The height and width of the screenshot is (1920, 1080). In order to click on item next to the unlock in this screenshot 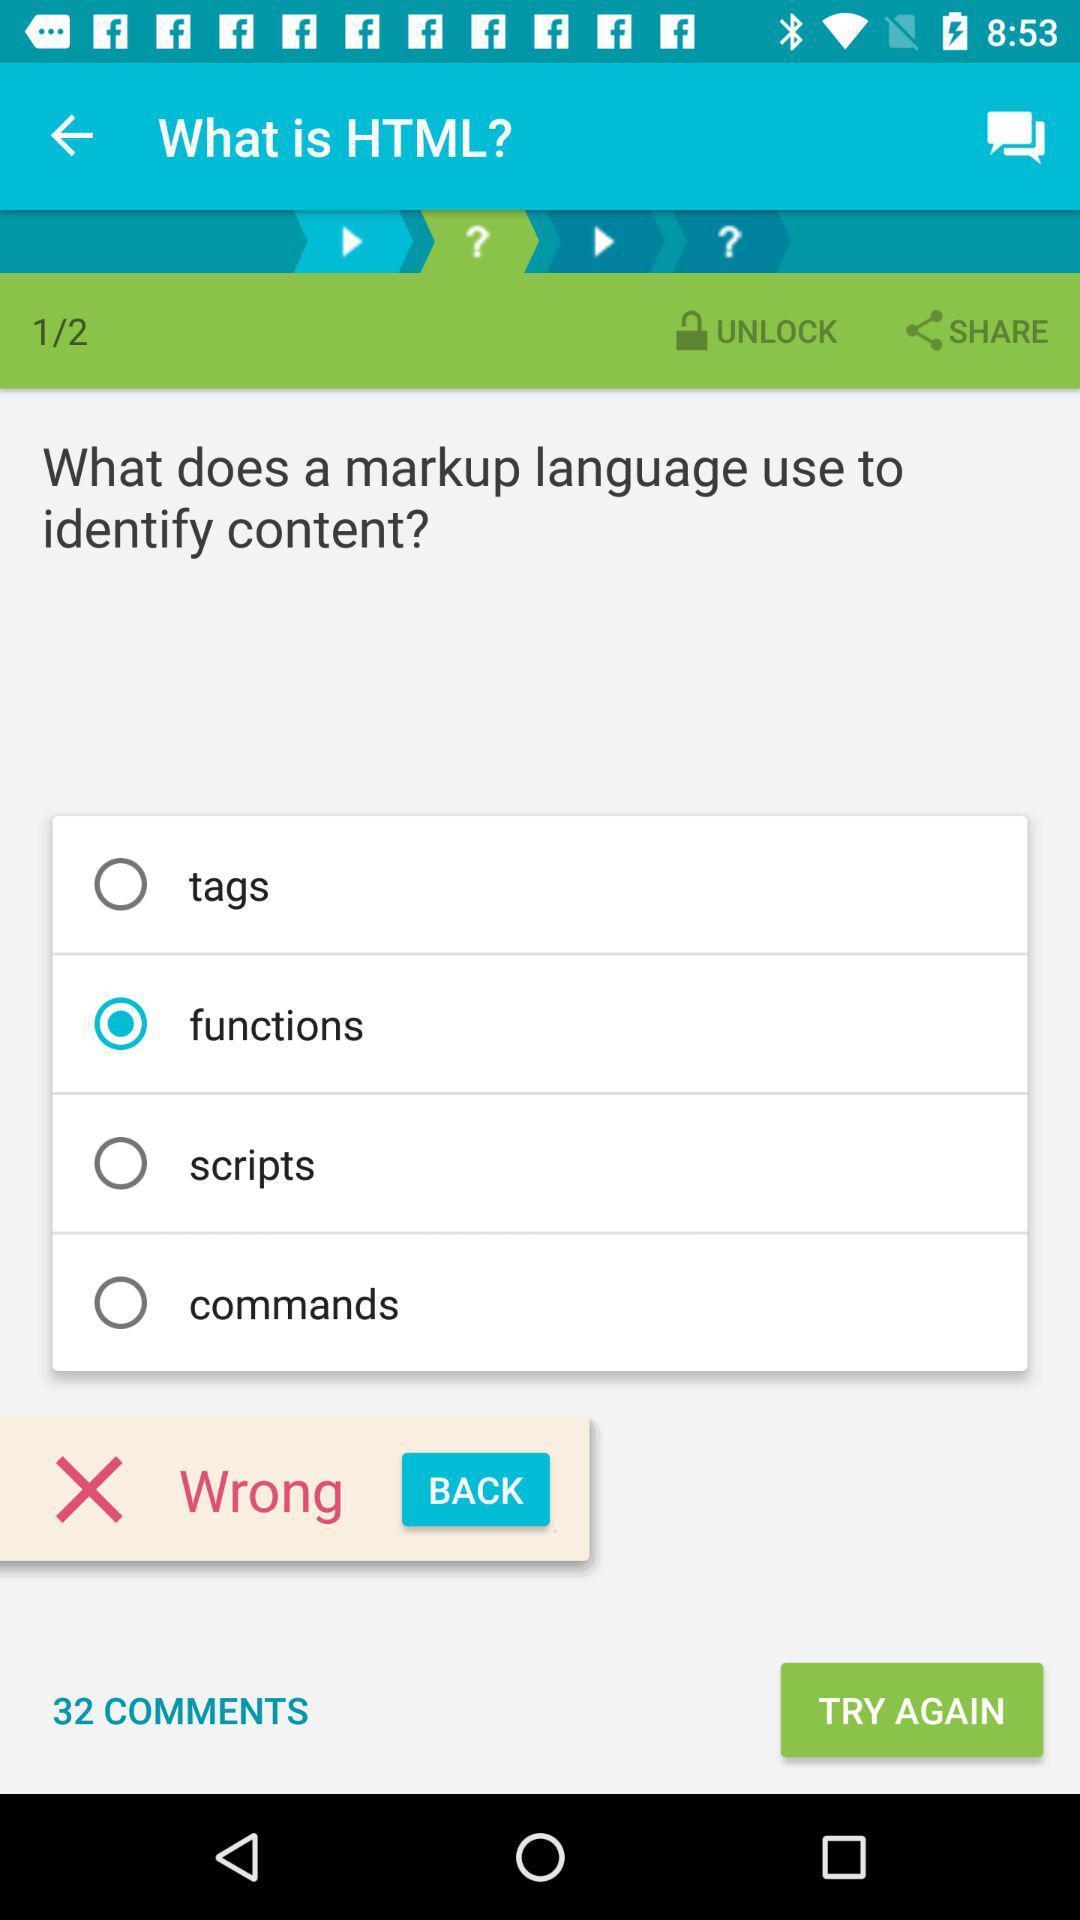, I will do `click(973, 330)`.